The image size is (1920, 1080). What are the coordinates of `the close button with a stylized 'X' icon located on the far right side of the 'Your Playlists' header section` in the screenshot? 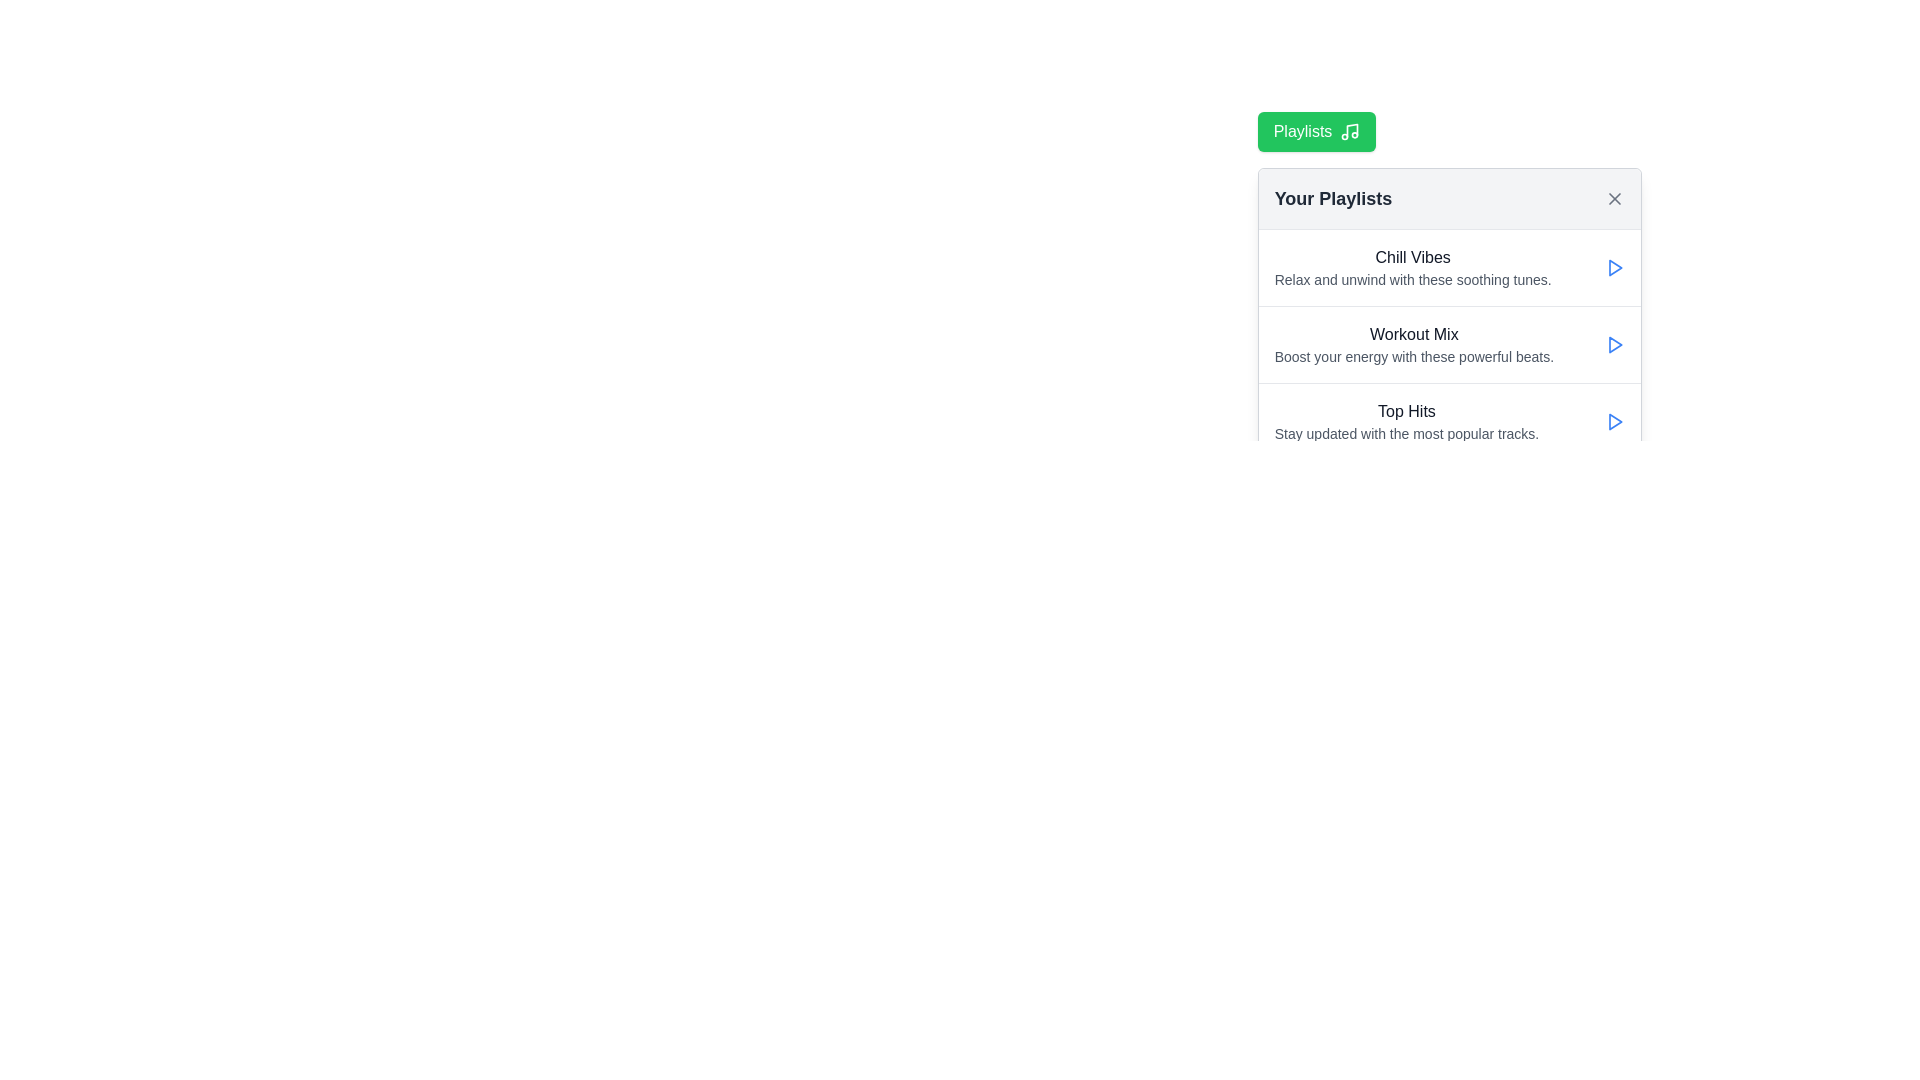 It's located at (1614, 199).